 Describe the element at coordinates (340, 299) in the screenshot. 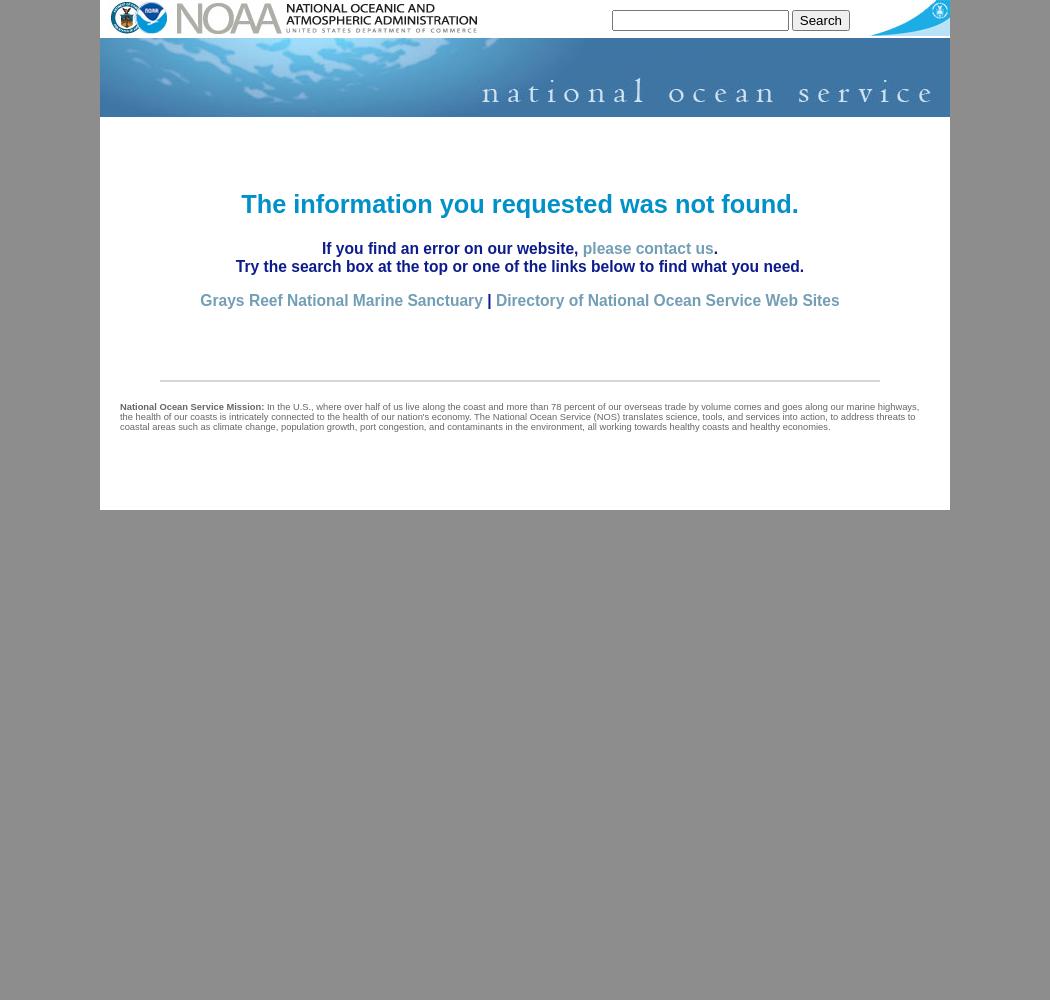

I see `'Grays Reef National Marine Sanctuary'` at that location.